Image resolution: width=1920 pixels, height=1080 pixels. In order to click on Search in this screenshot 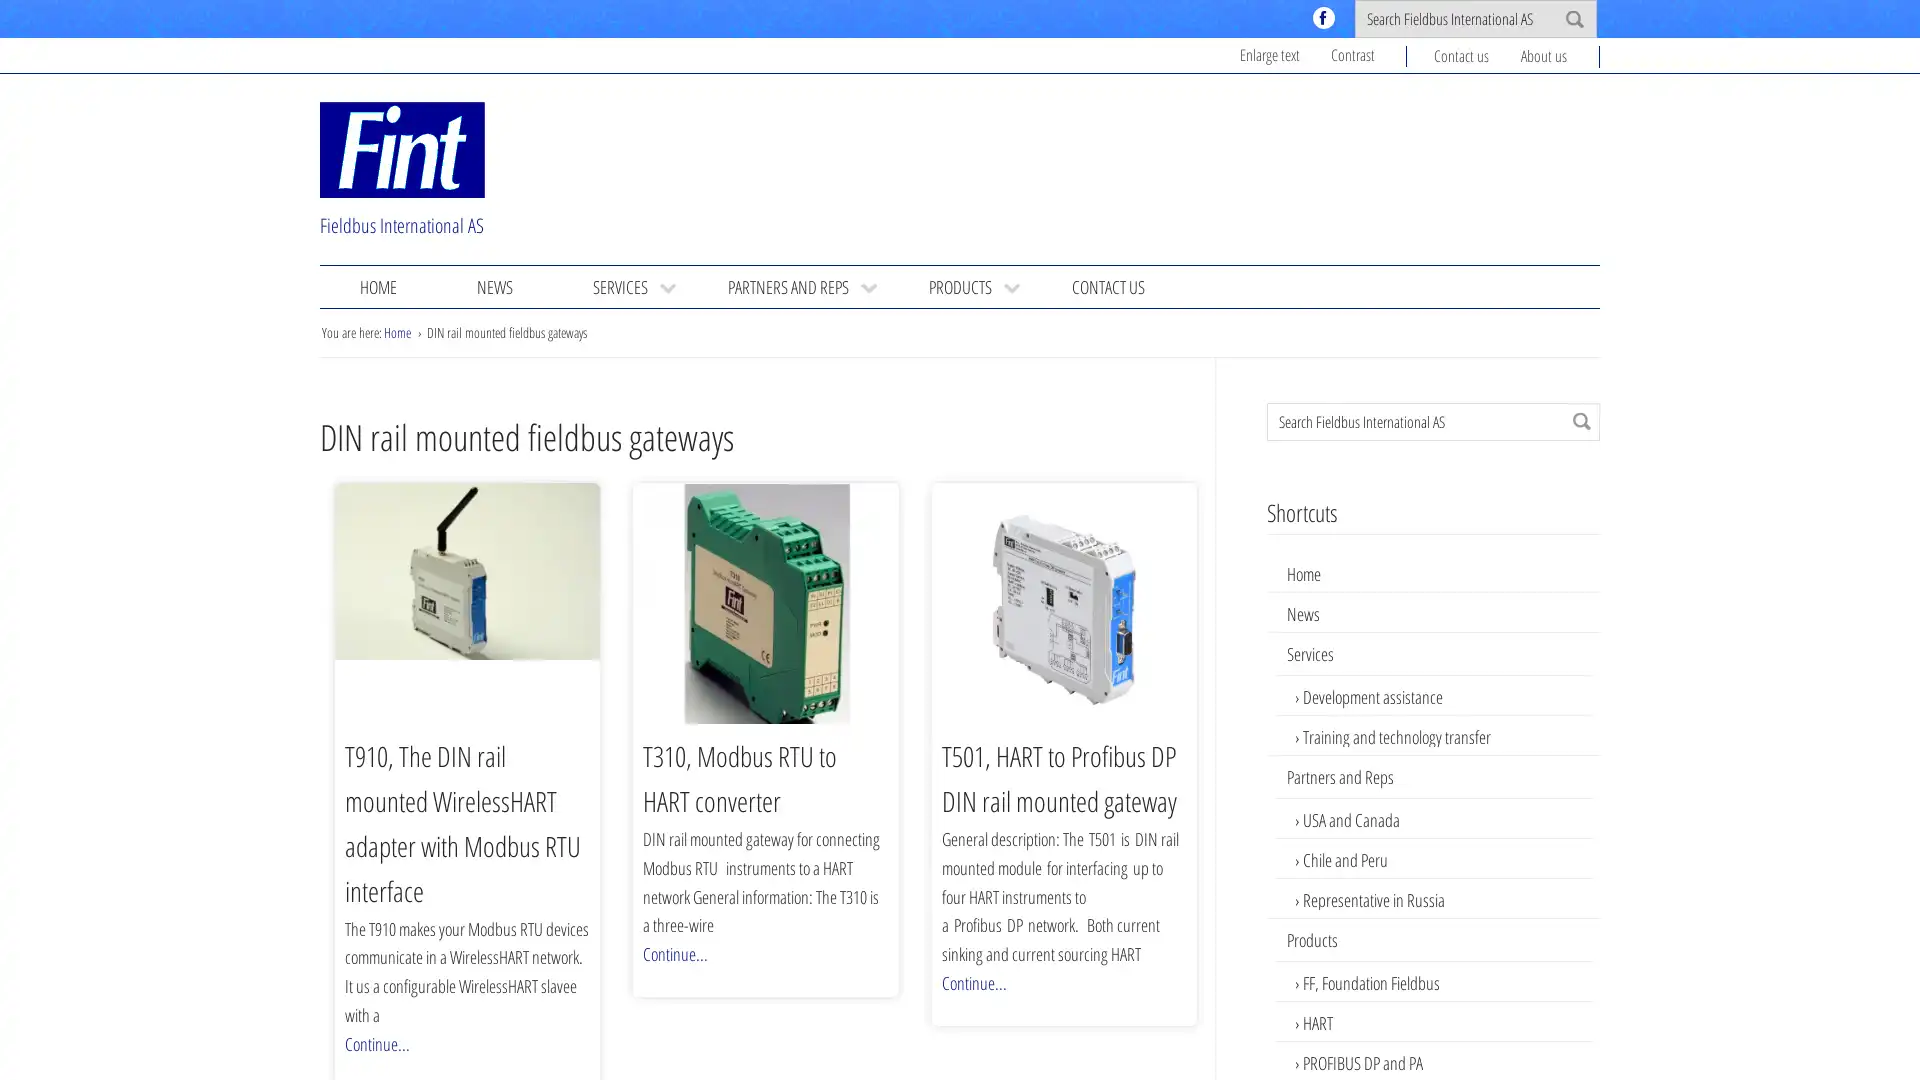, I will do `click(1573, 19)`.